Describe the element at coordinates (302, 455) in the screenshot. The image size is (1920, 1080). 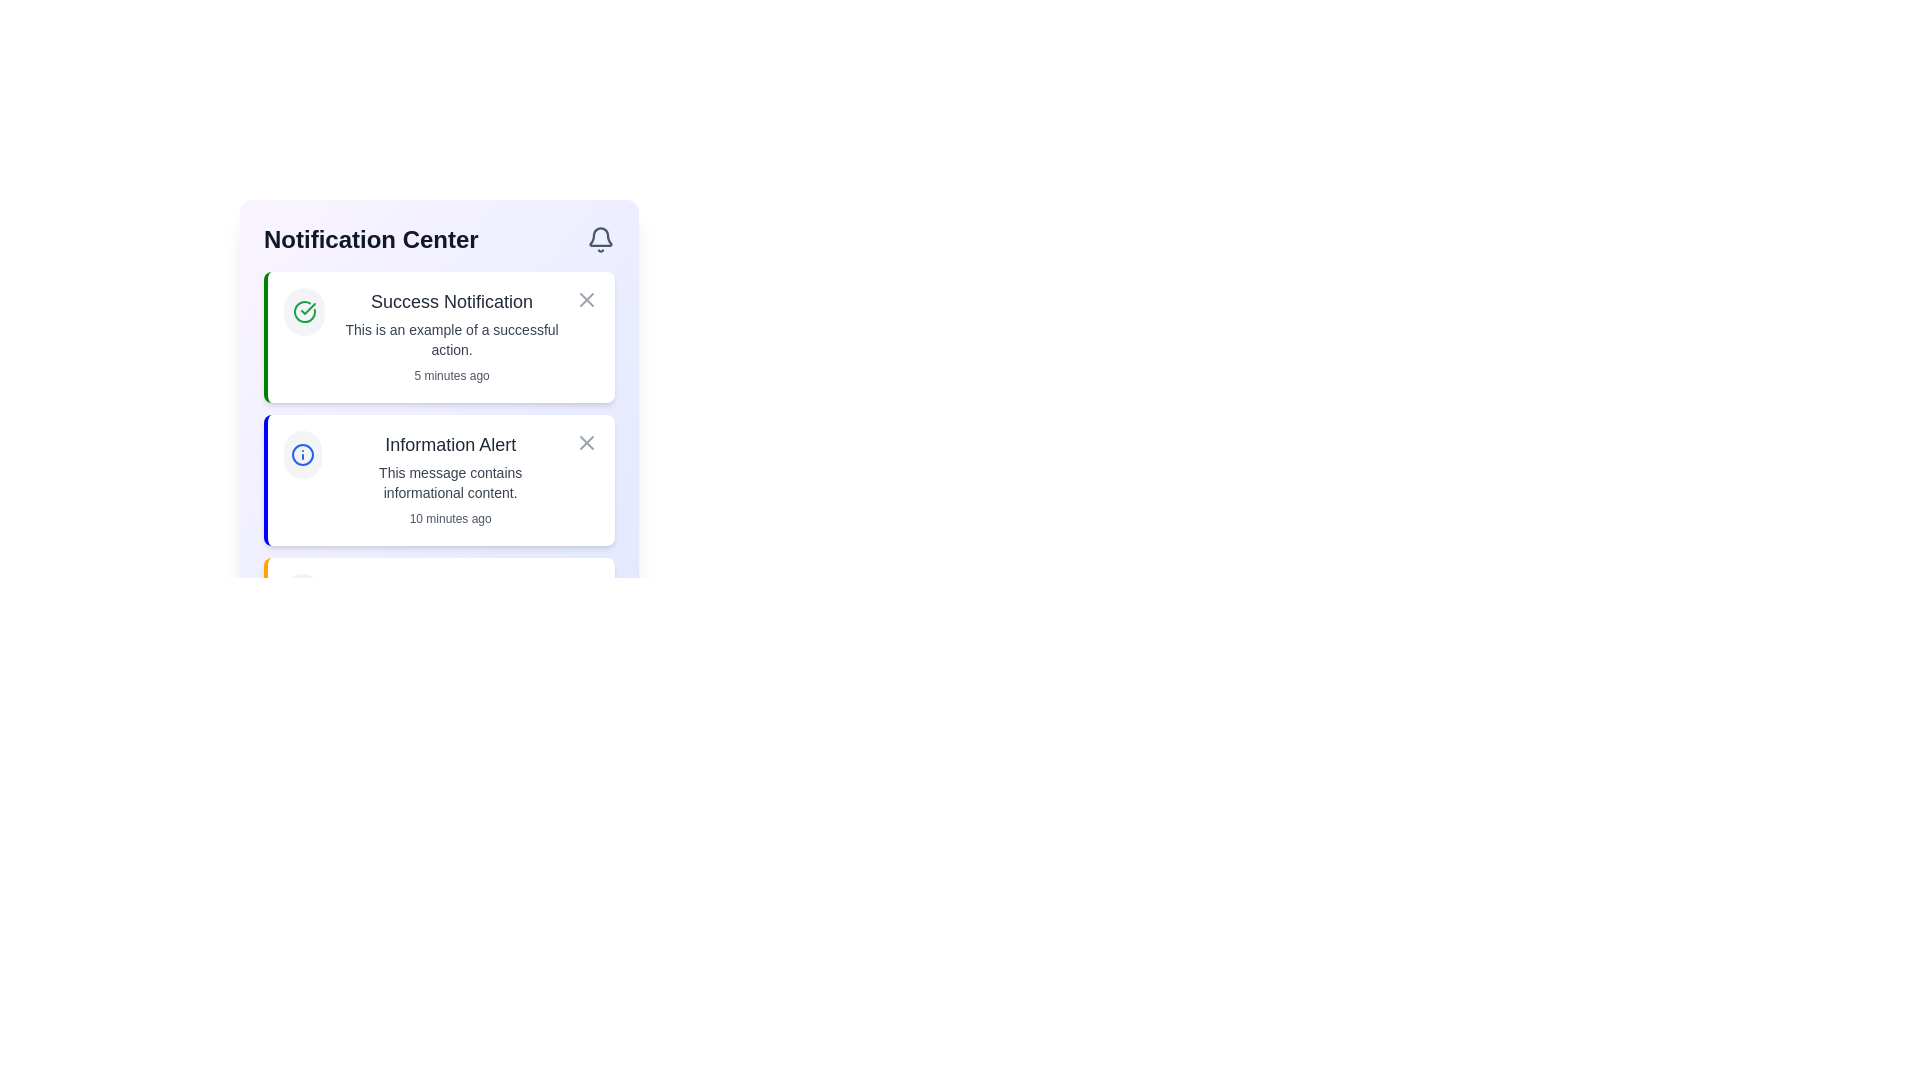
I see `the information icon button located in the upper left corner of the 'Information Alert' notification card` at that location.